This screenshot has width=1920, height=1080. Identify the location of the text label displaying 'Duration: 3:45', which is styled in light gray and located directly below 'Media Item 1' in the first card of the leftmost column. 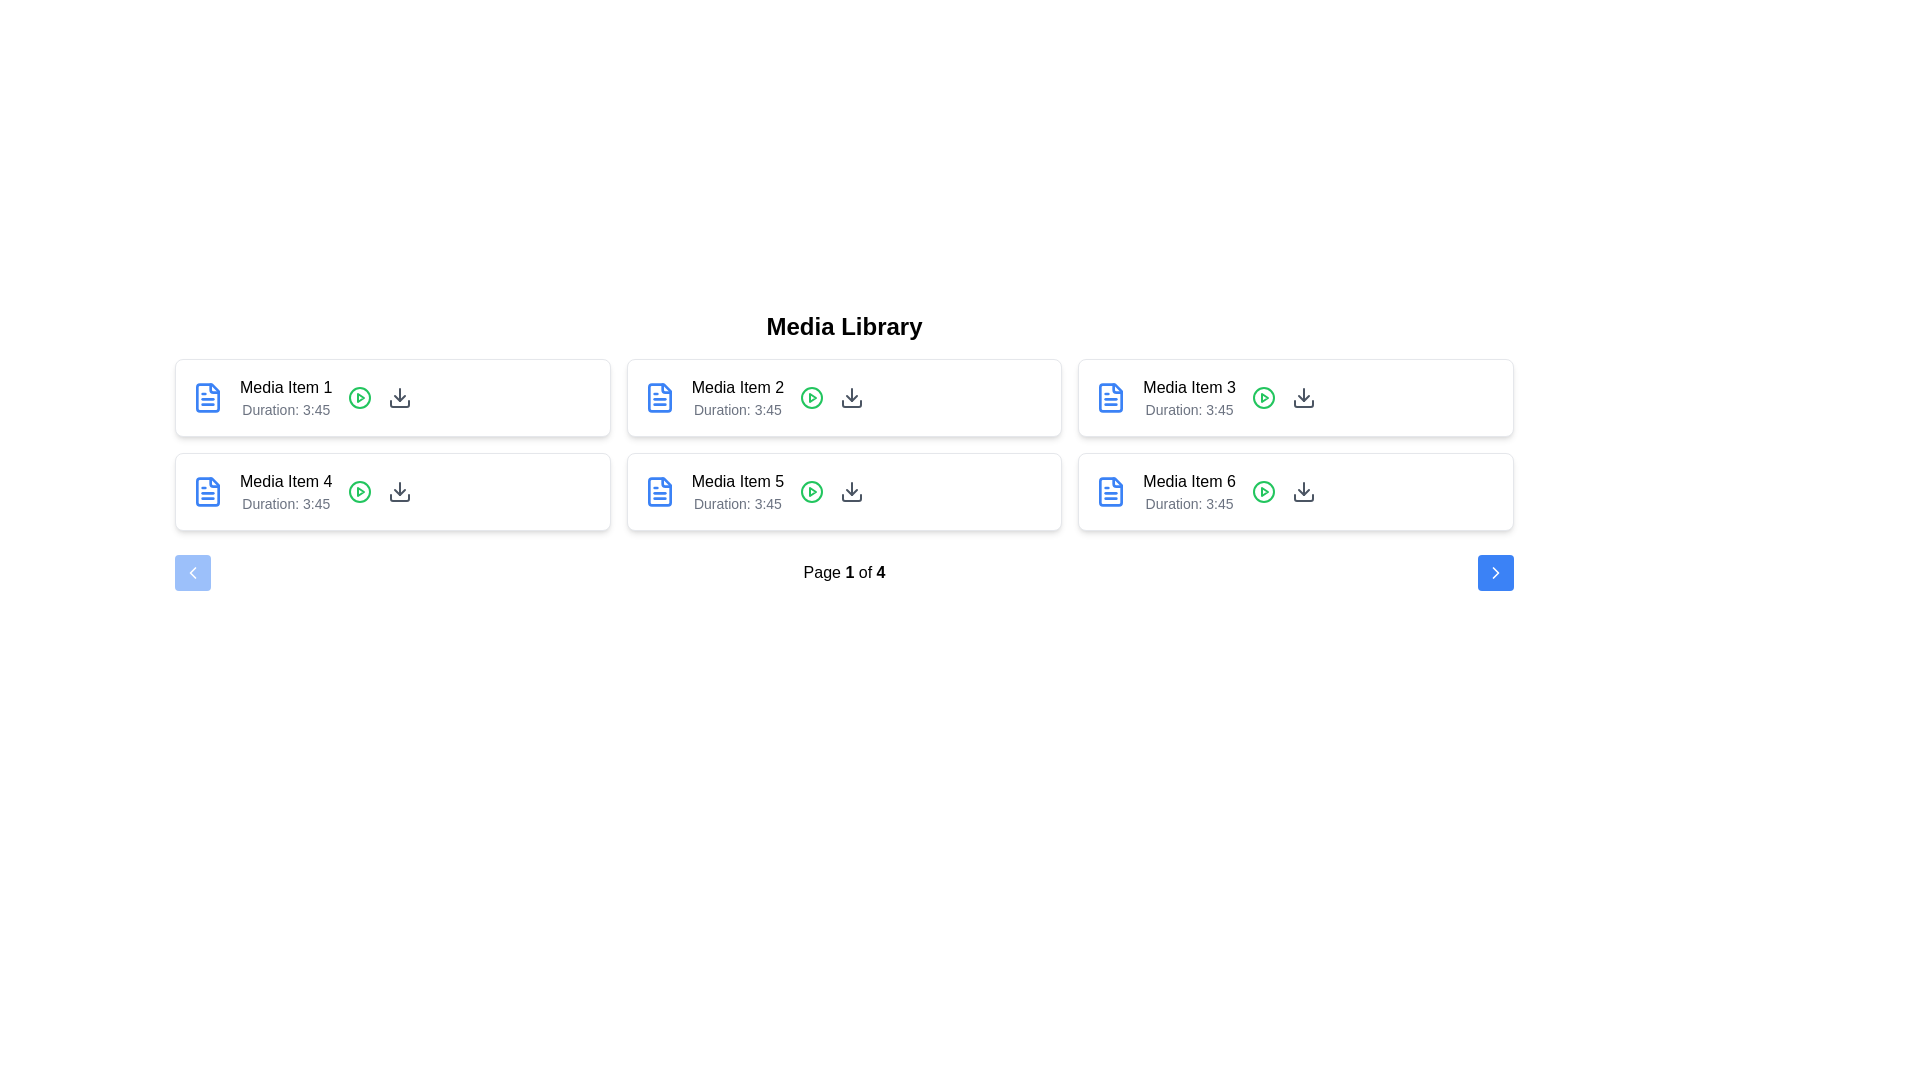
(285, 408).